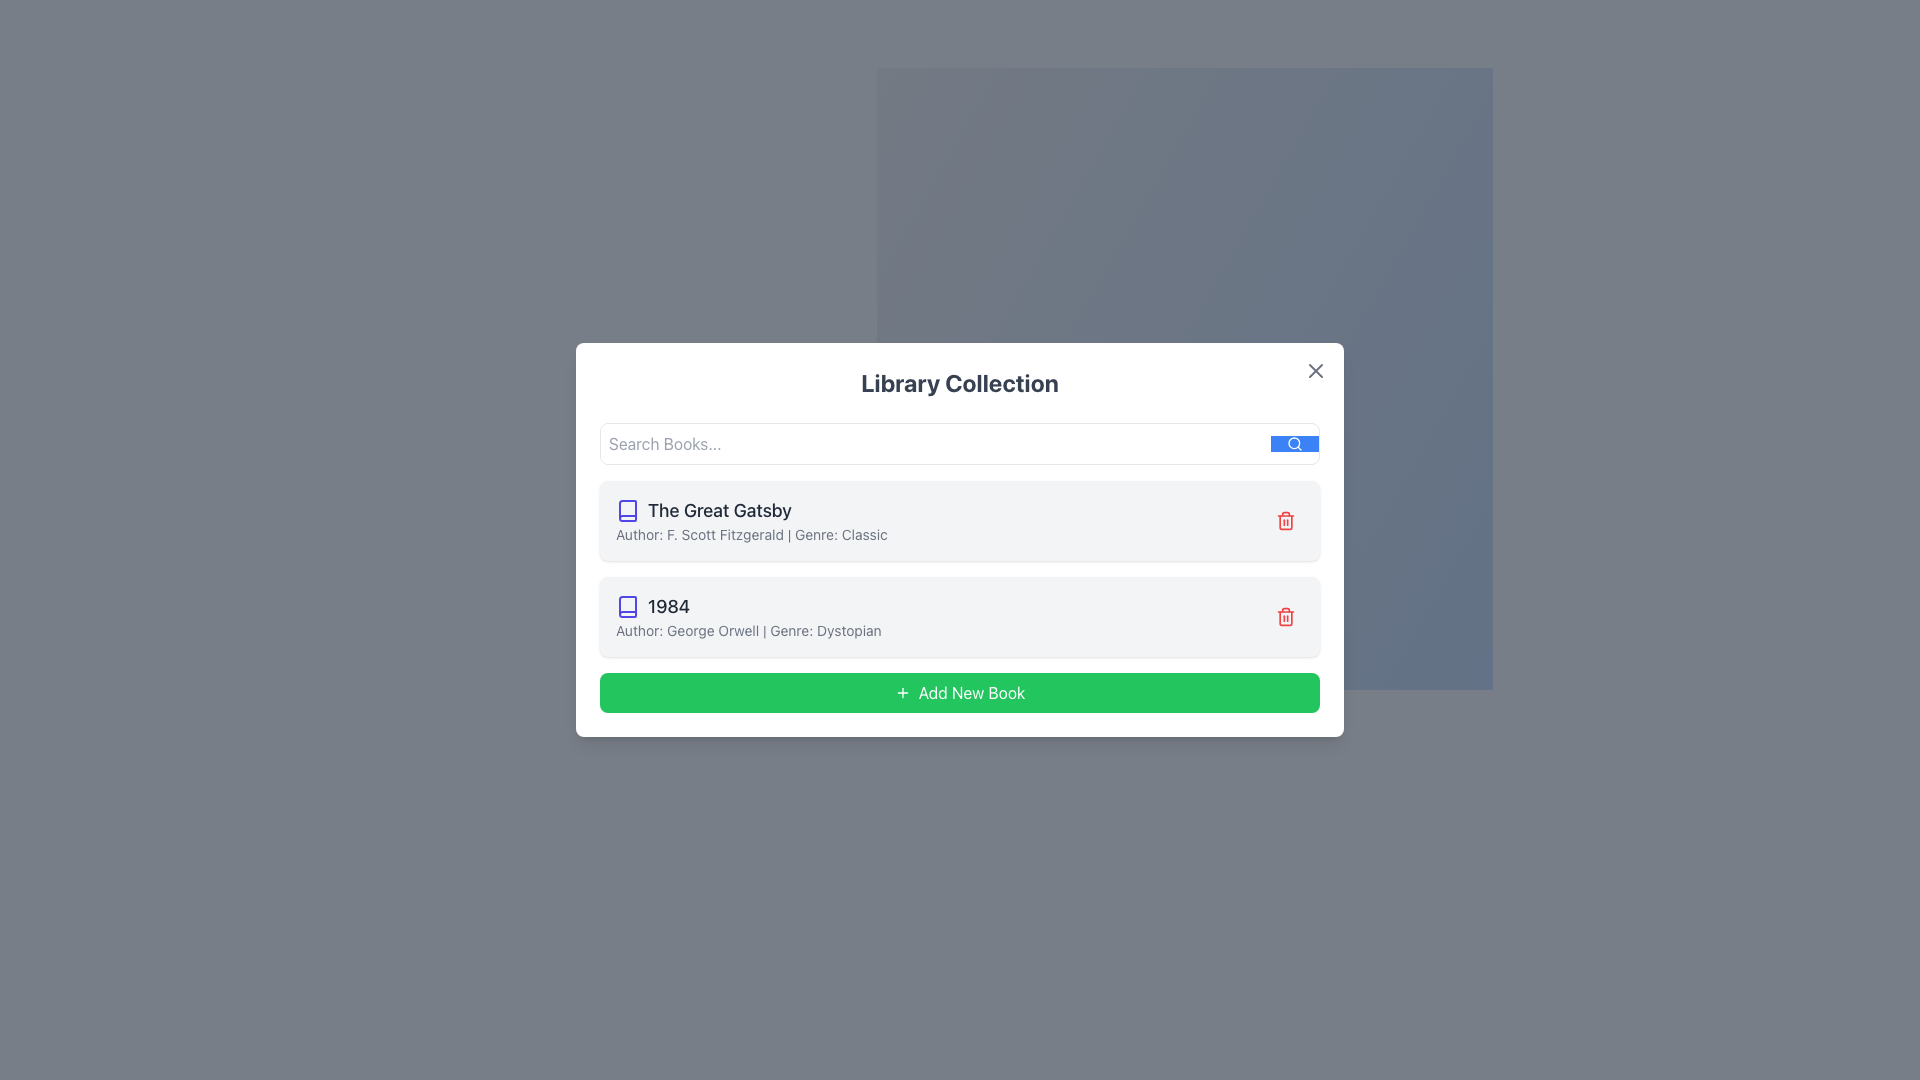 This screenshot has width=1920, height=1080. What do you see at coordinates (627, 509) in the screenshot?
I see `the icon resembling an open book located to the left of the text 'The Great Gatsby'` at bounding box center [627, 509].